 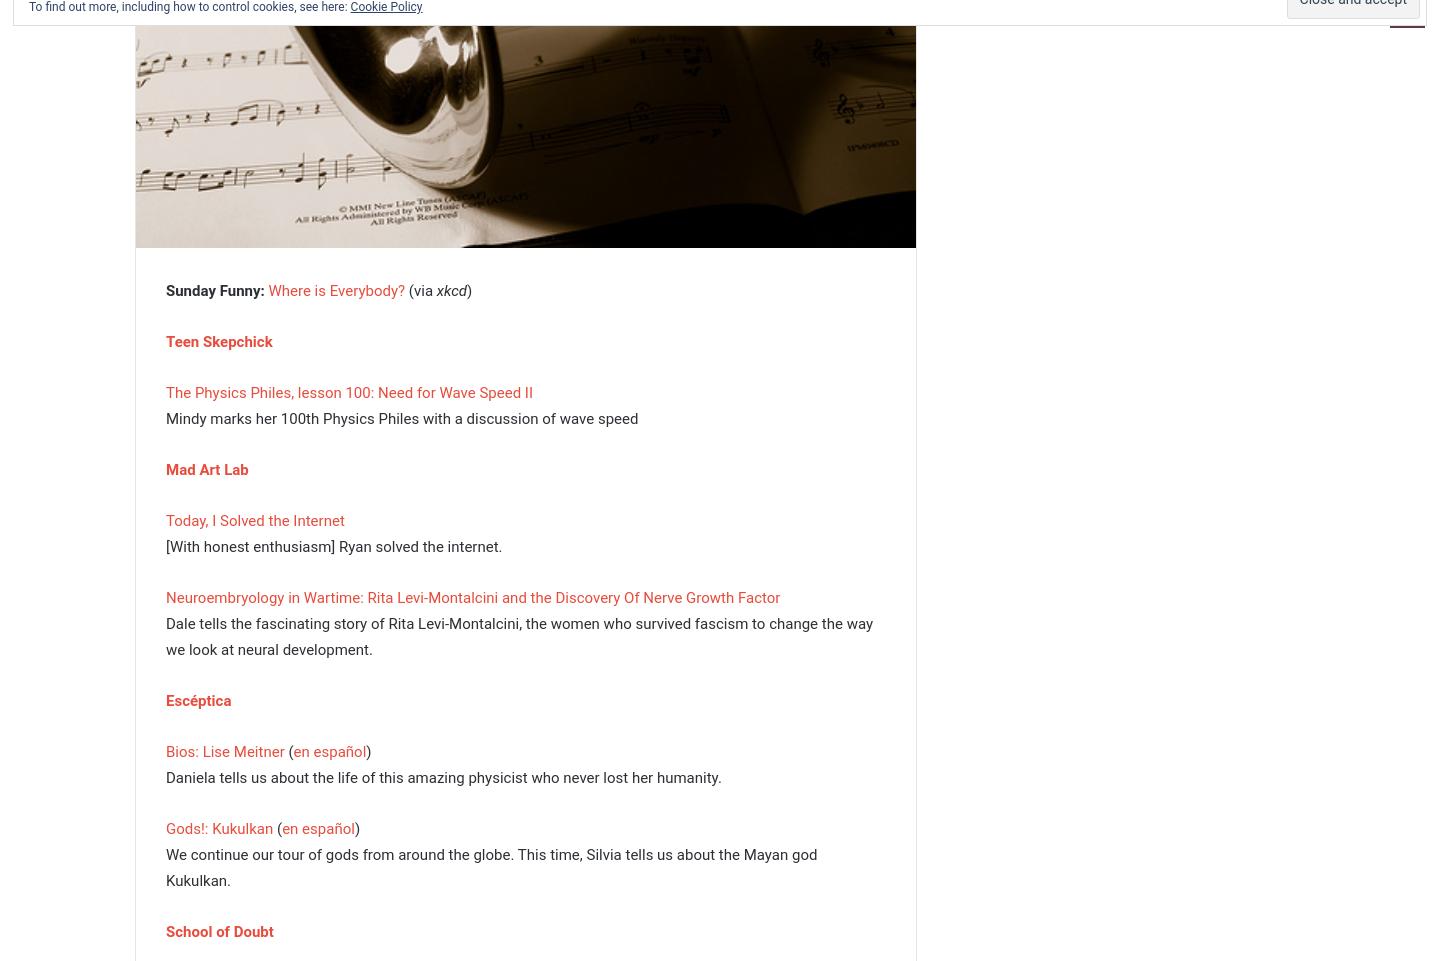 What do you see at coordinates (333, 545) in the screenshot?
I see `'[With honest enthusiasm] Ryan solved the internet.'` at bounding box center [333, 545].